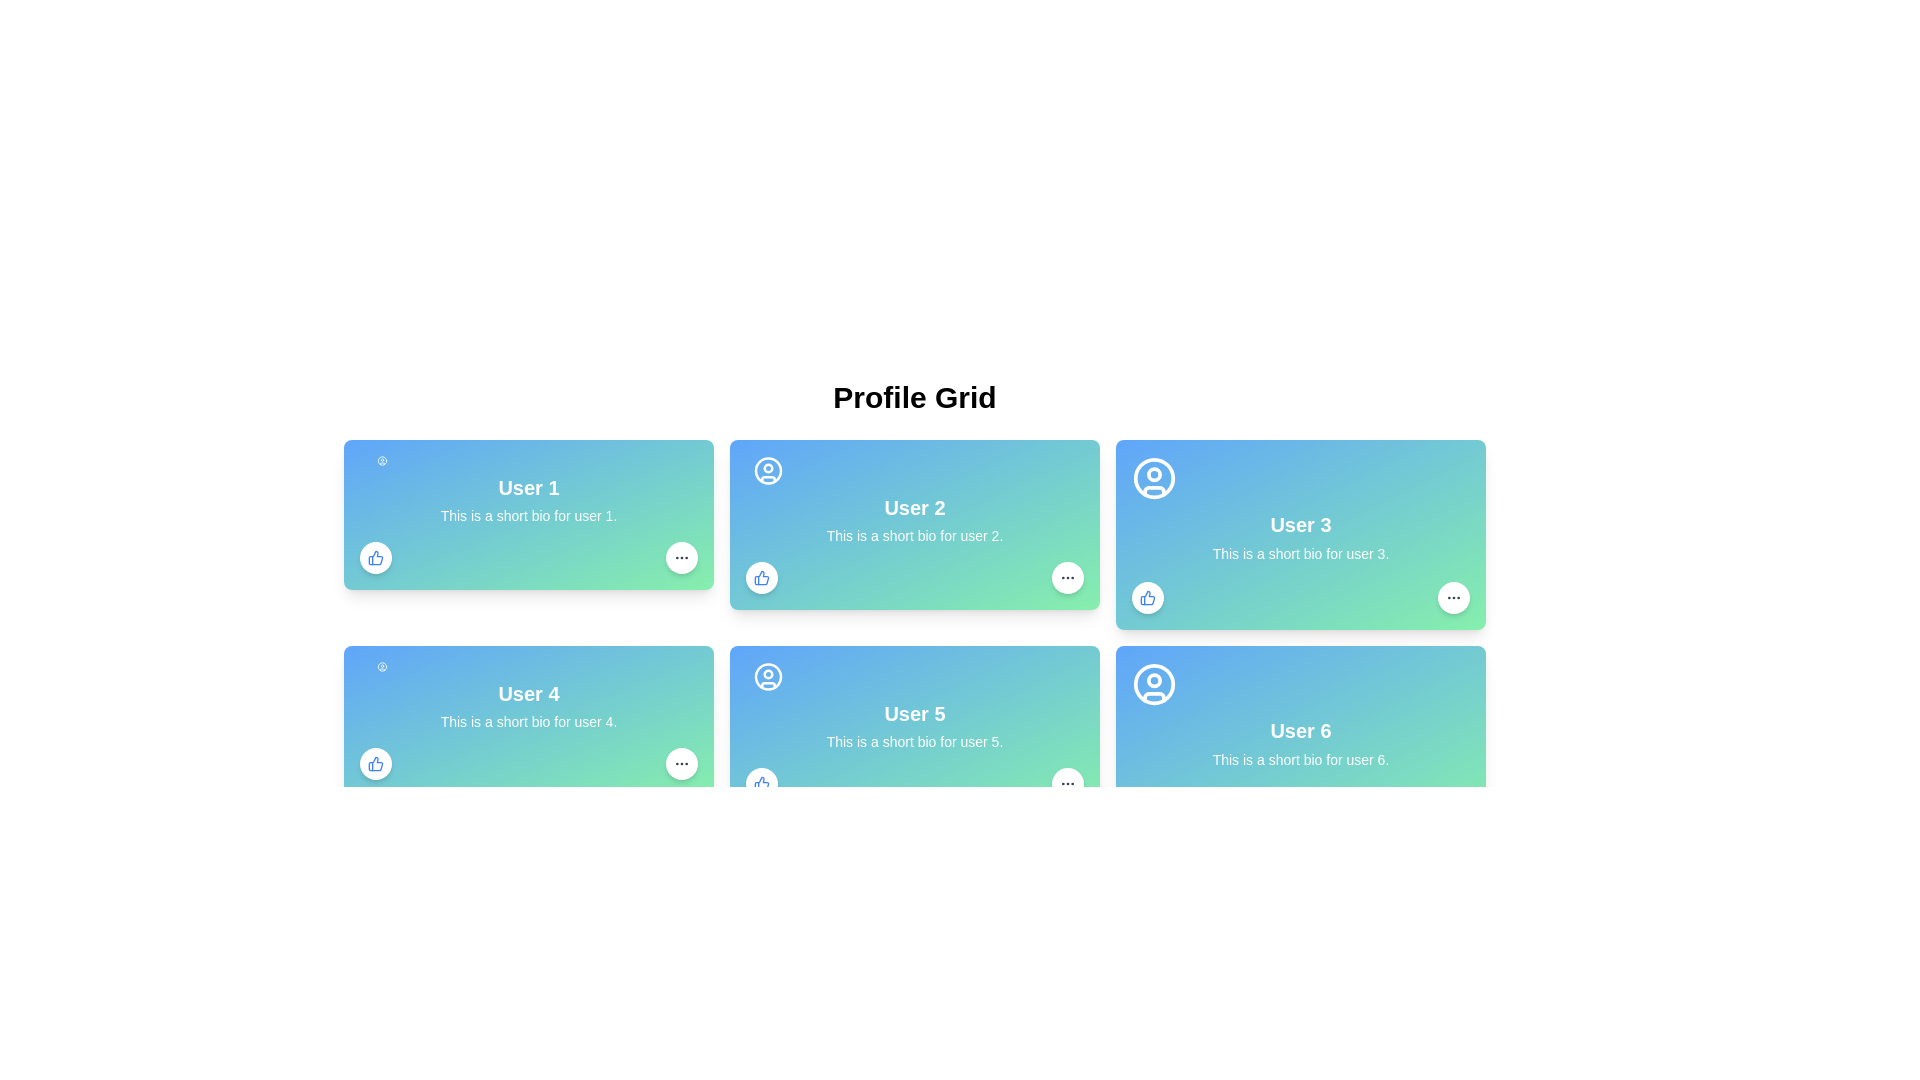 Image resolution: width=1920 pixels, height=1080 pixels. I want to click on the circular white button containing a blue thumbs-up icon for 'User 1', so click(375, 763).